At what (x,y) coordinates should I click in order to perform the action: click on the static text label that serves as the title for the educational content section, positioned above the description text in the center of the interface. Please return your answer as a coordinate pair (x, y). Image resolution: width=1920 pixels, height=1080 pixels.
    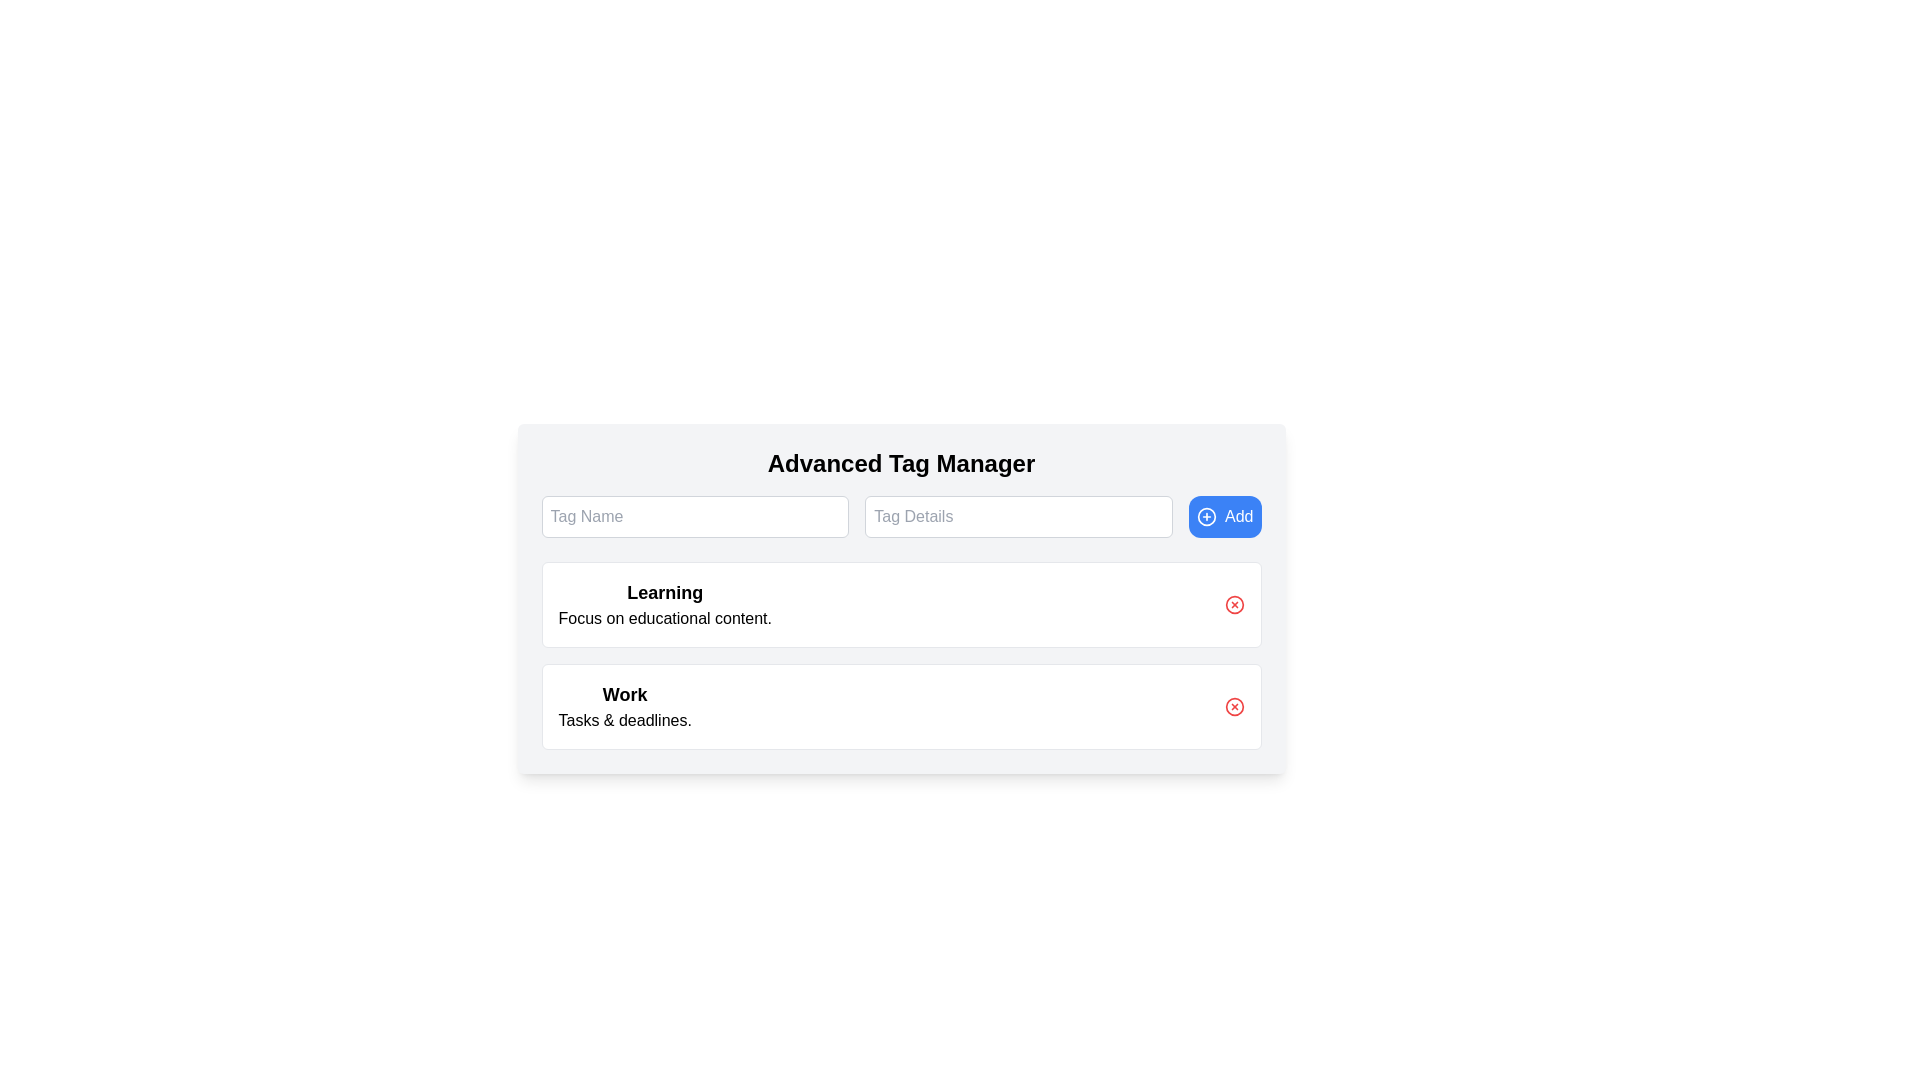
    Looking at the image, I should click on (665, 592).